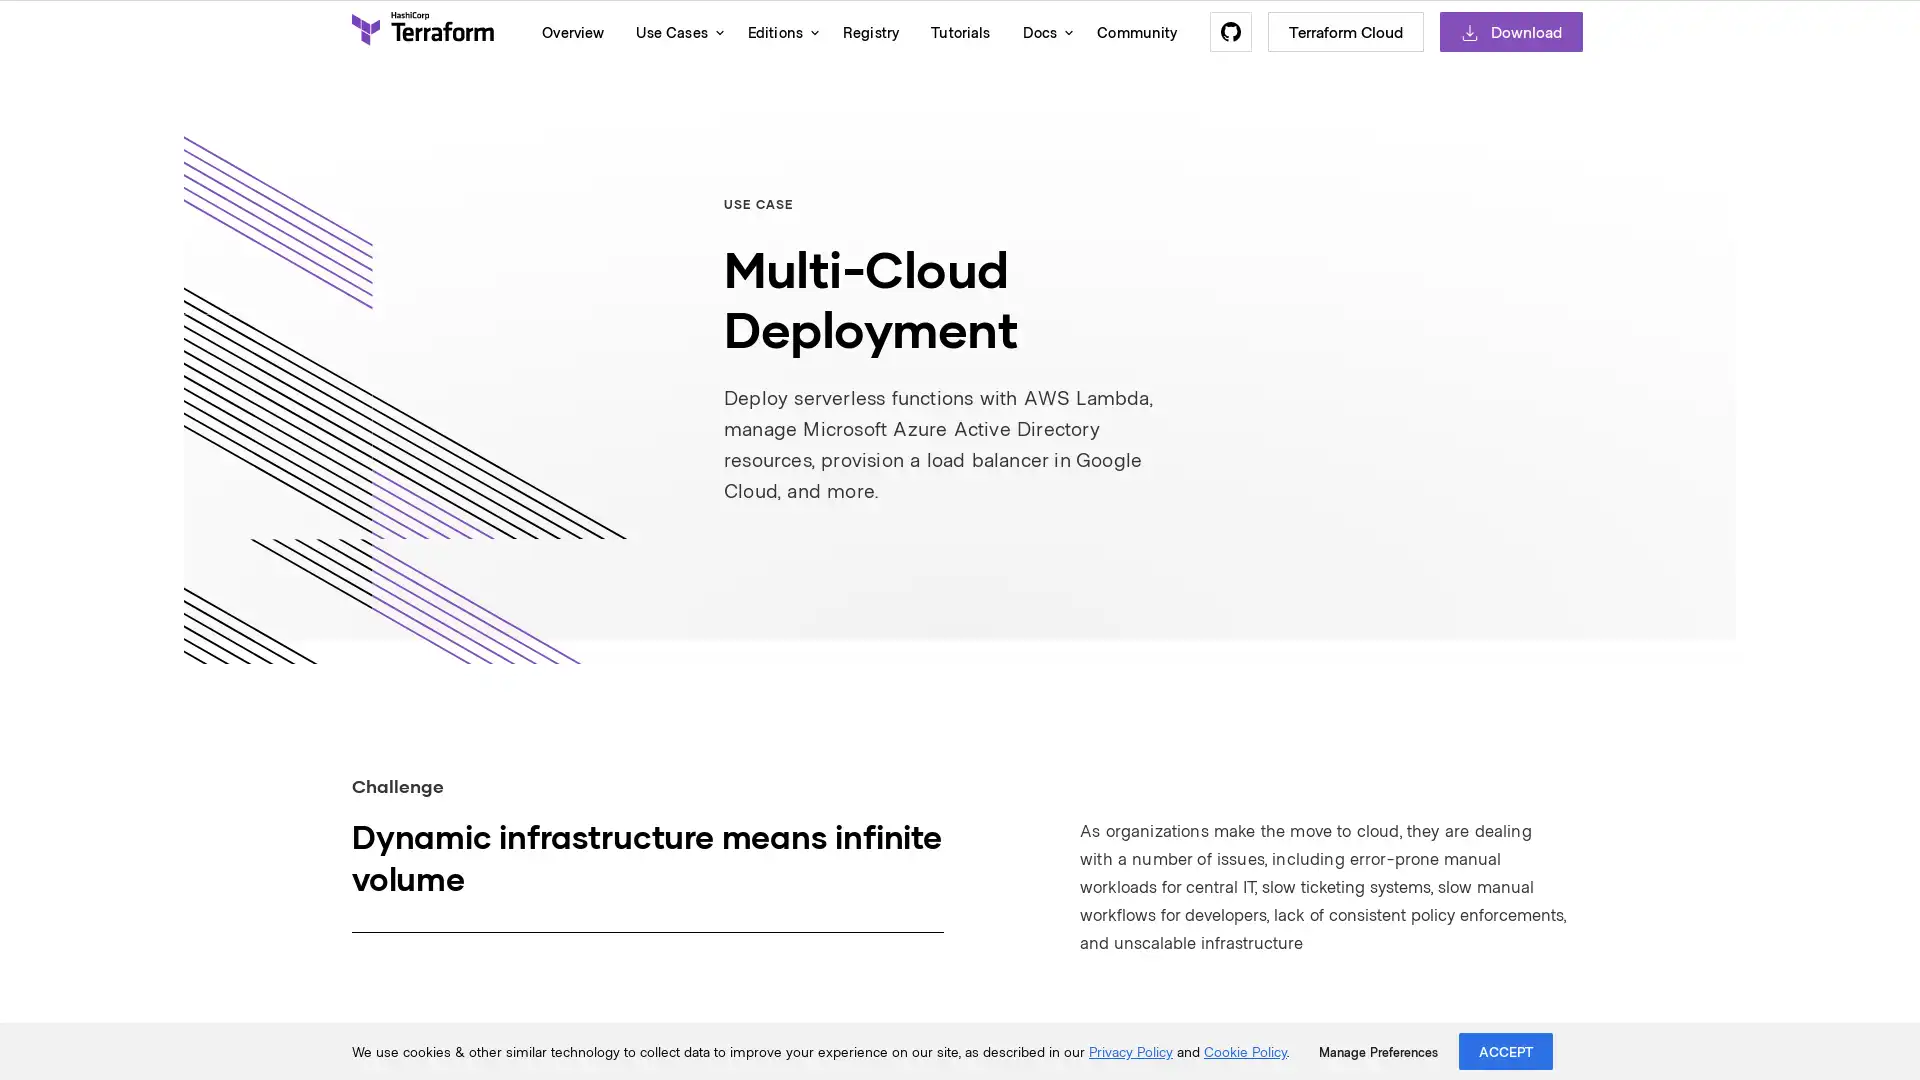 This screenshot has width=1920, height=1080. Describe the element at coordinates (675, 31) in the screenshot. I see `Use Cases` at that location.